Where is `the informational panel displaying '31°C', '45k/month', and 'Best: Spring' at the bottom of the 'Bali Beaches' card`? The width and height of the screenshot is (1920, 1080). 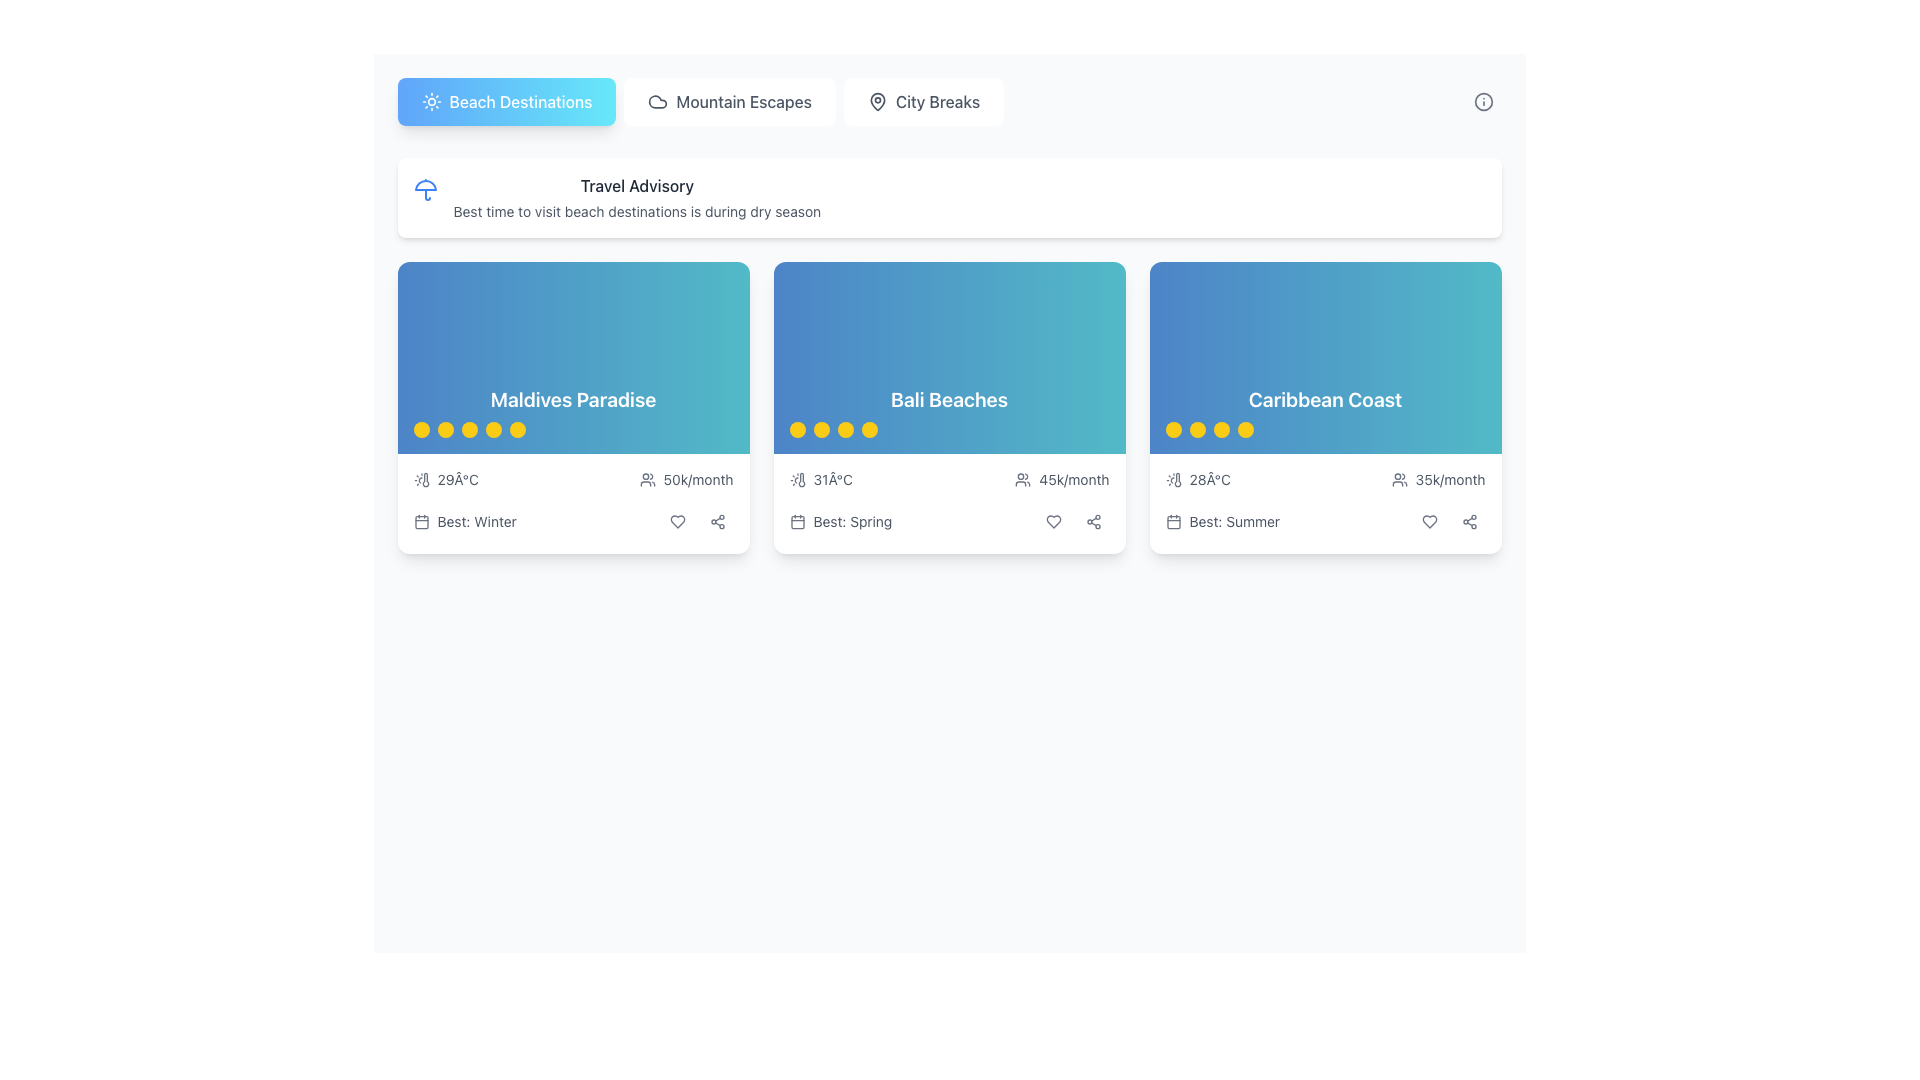 the informational panel displaying '31°C', '45k/month', and 'Best: Spring' at the bottom of the 'Bali Beaches' card is located at coordinates (948, 503).